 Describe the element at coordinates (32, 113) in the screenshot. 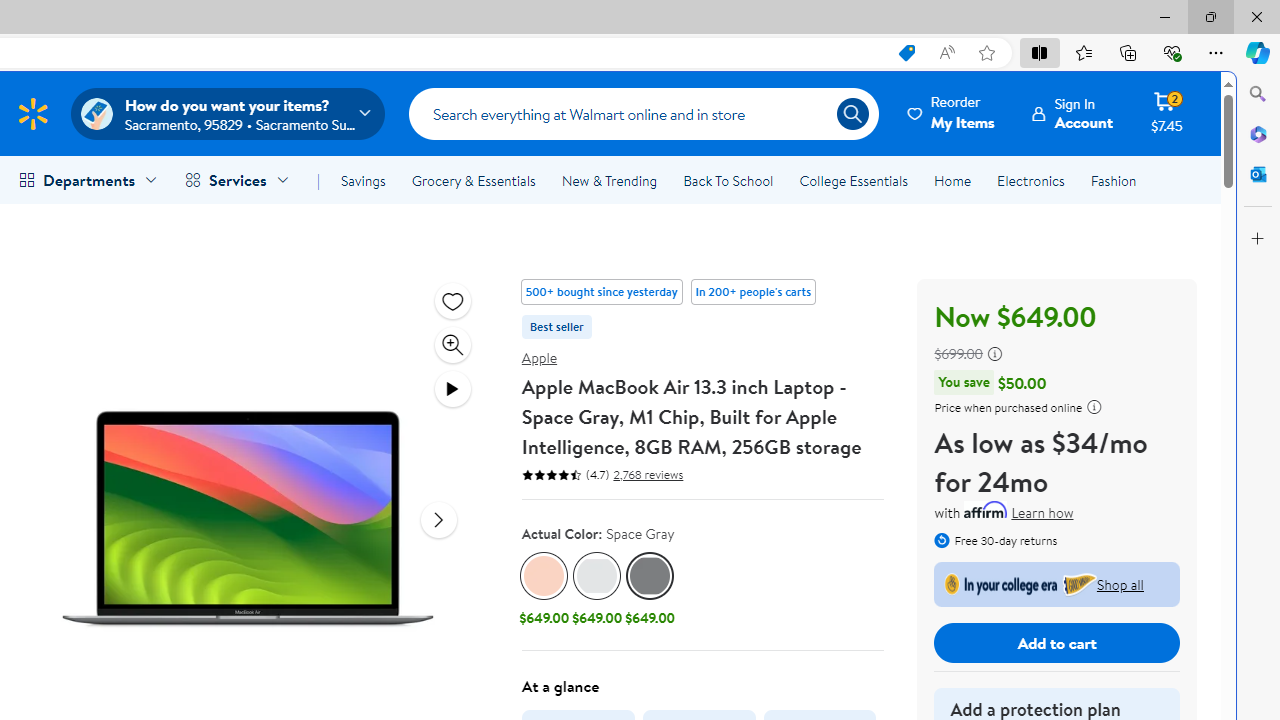

I see `'Walmart Homepage'` at that location.